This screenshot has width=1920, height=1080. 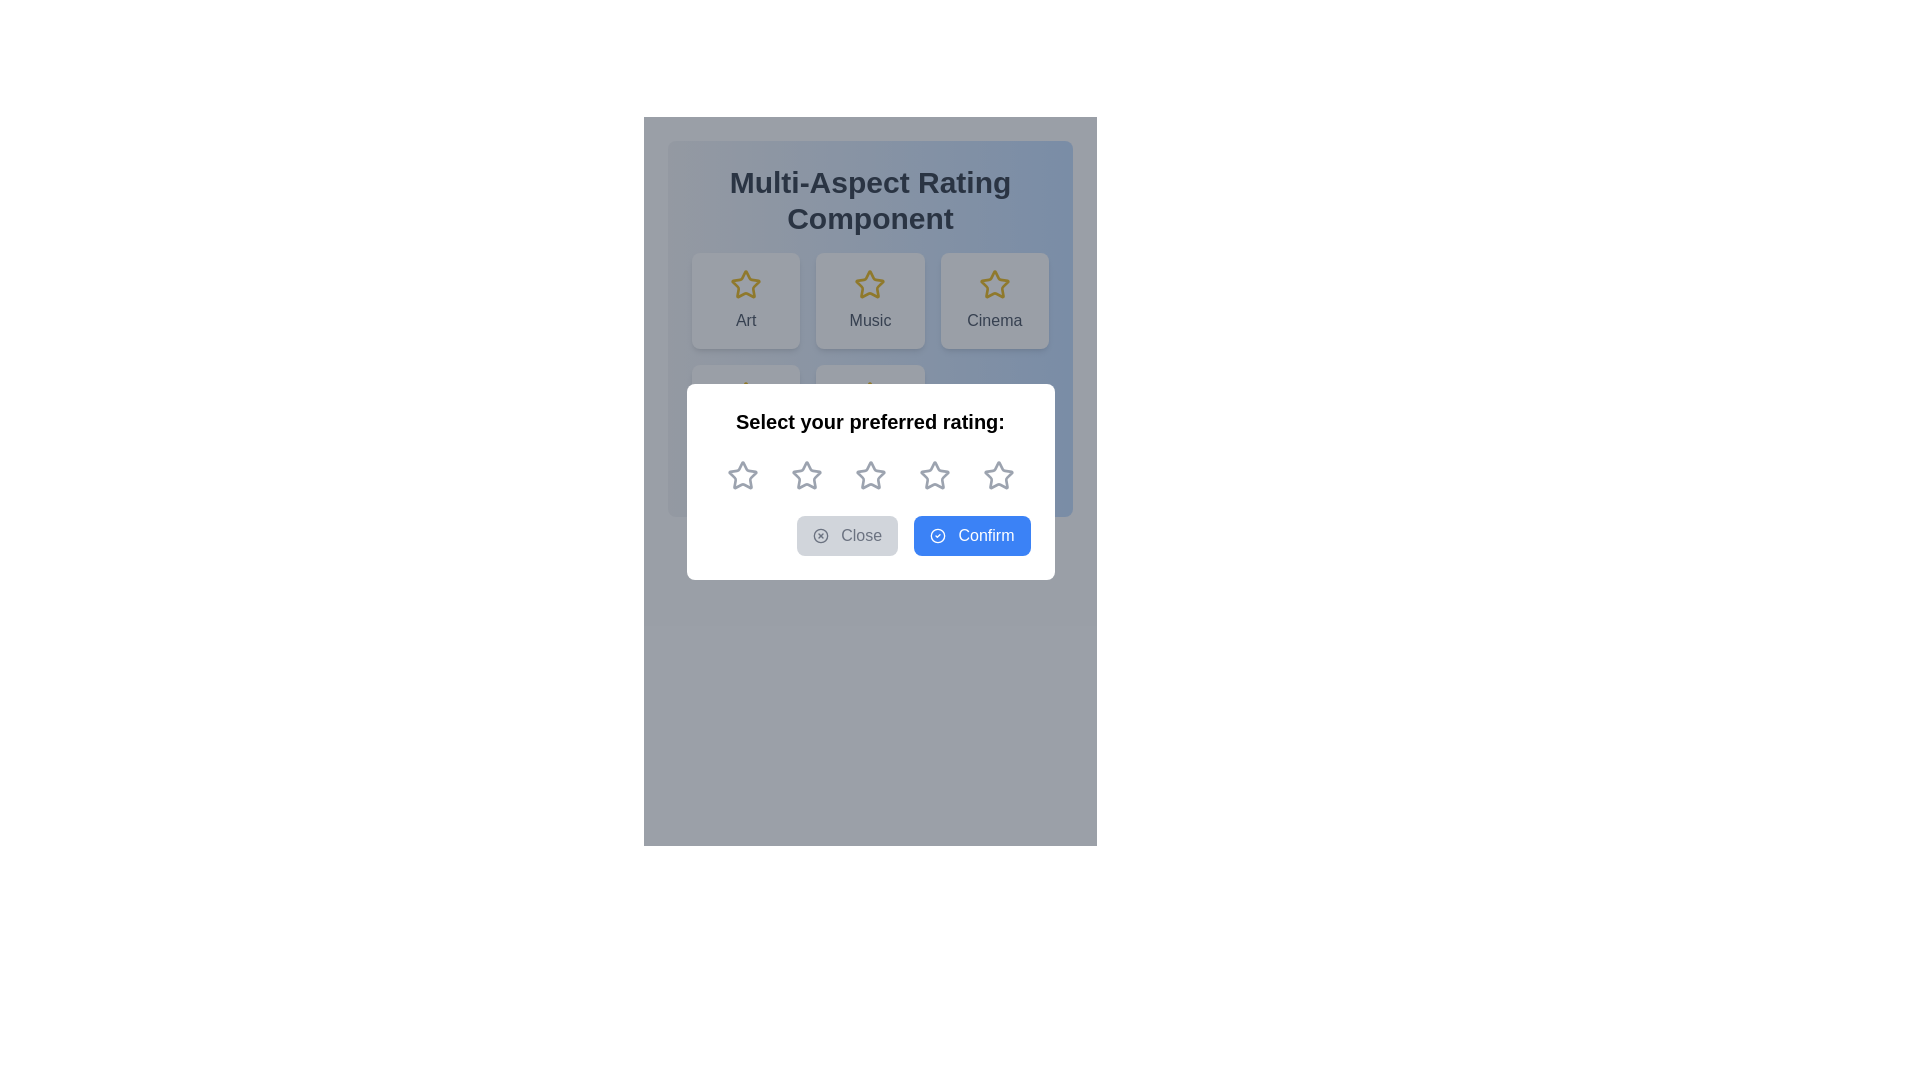 What do you see at coordinates (998, 475) in the screenshot?
I see `the fifth star icon in the rating component` at bounding box center [998, 475].